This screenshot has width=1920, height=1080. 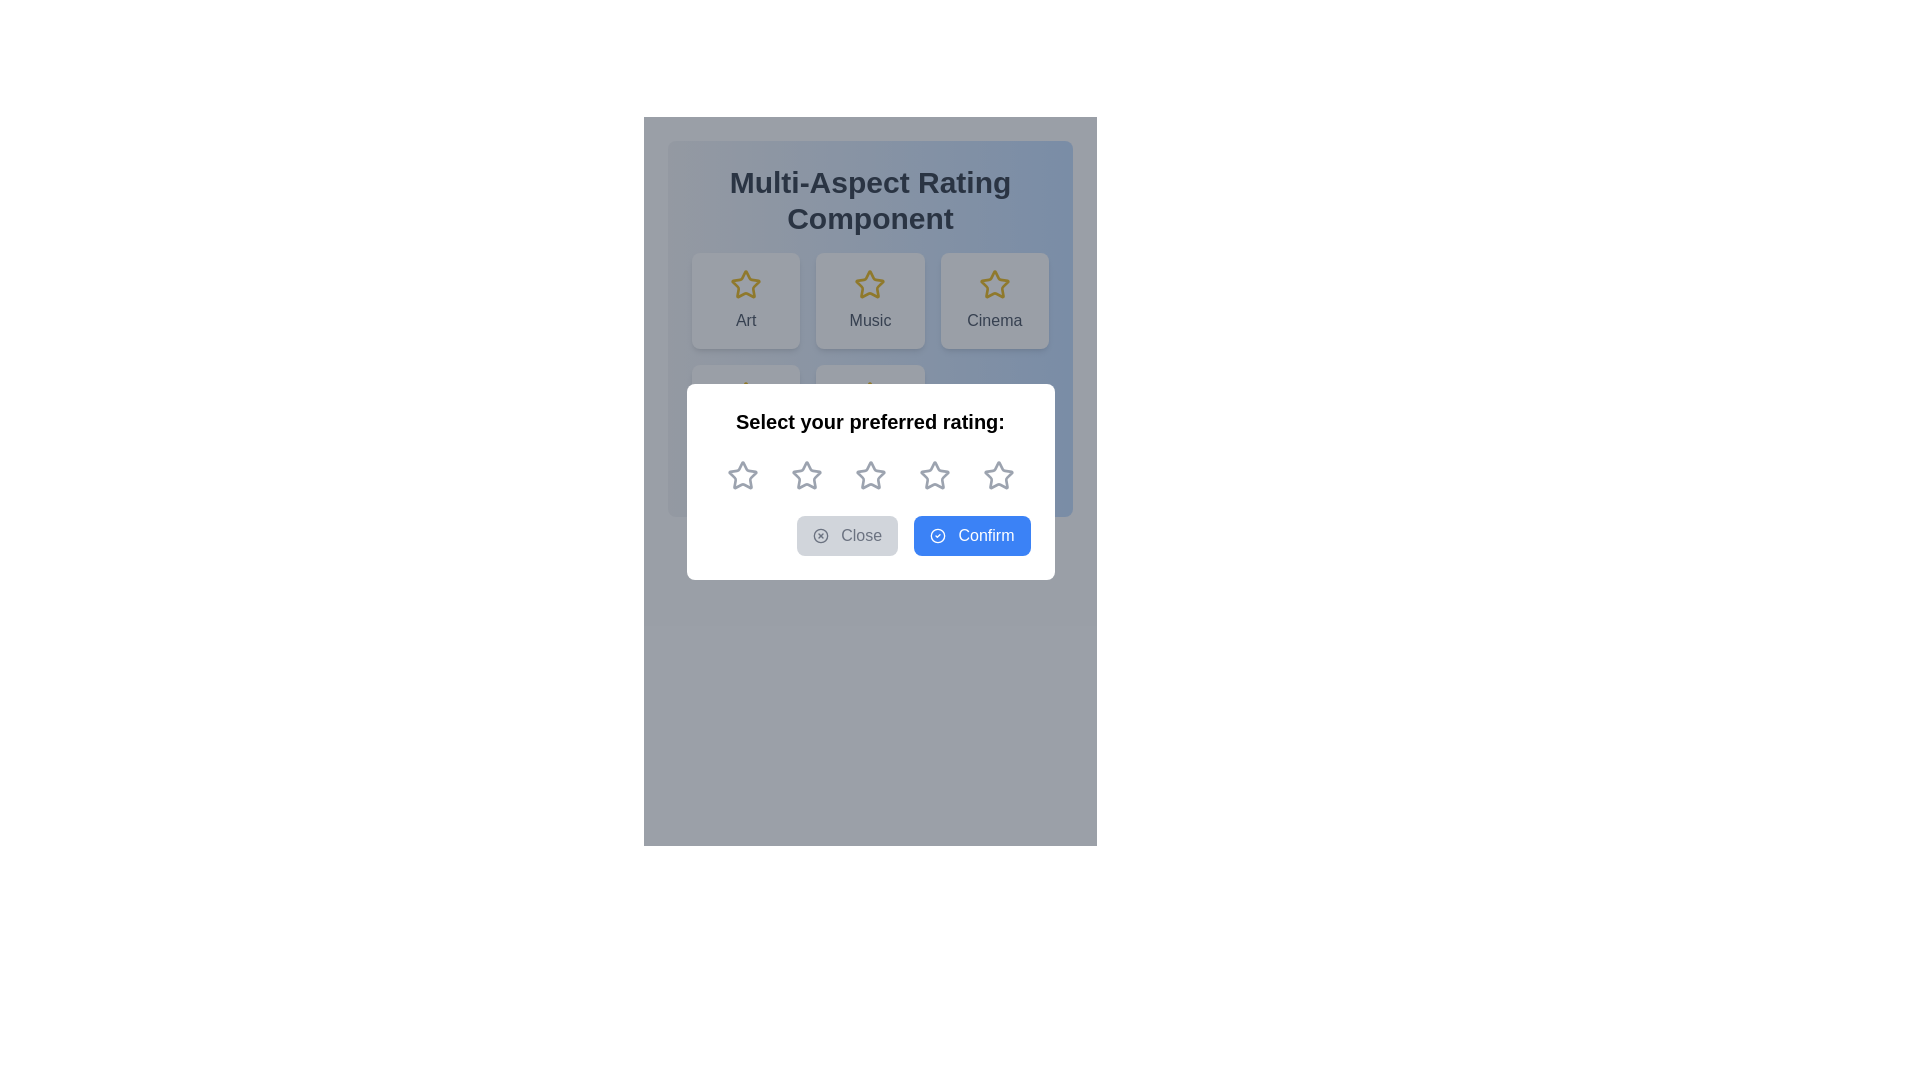 What do you see at coordinates (998, 475) in the screenshot?
I see `the fifth star icon in the rating component` at bounding box center [998, 475].